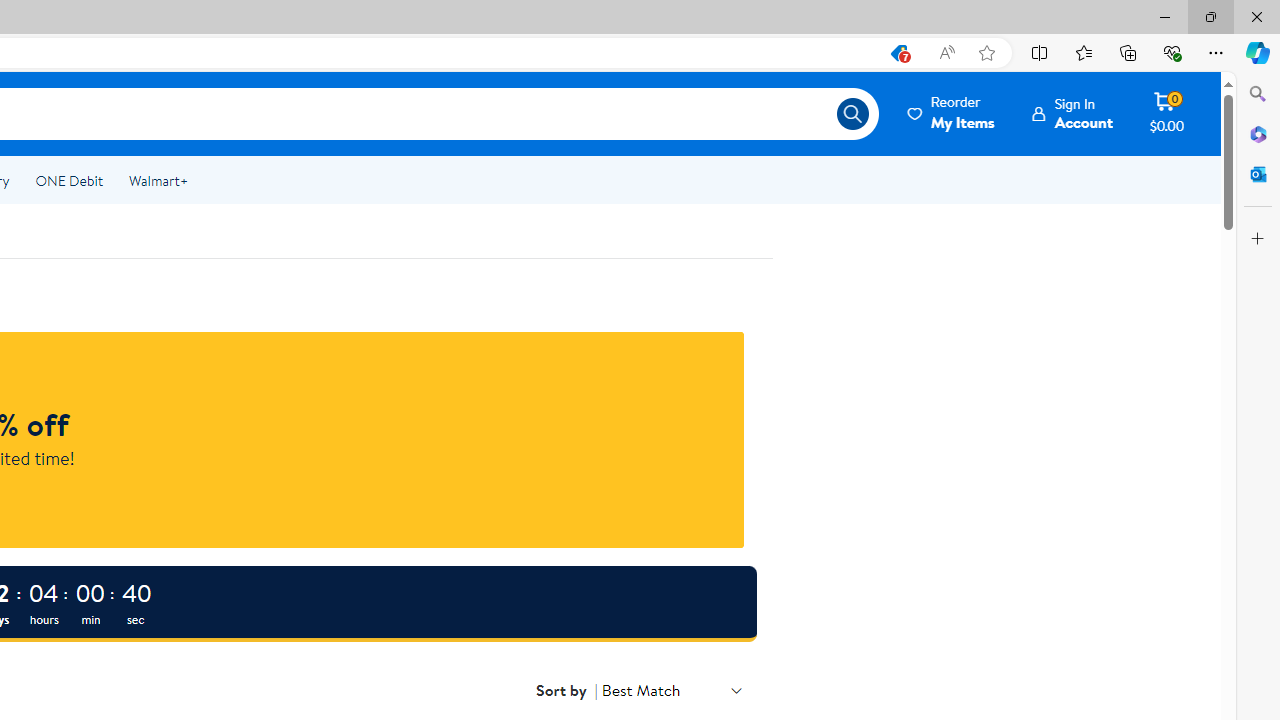 The image size is (1280, 720). I want to click on 'ONE Debit', so click(69, 181).